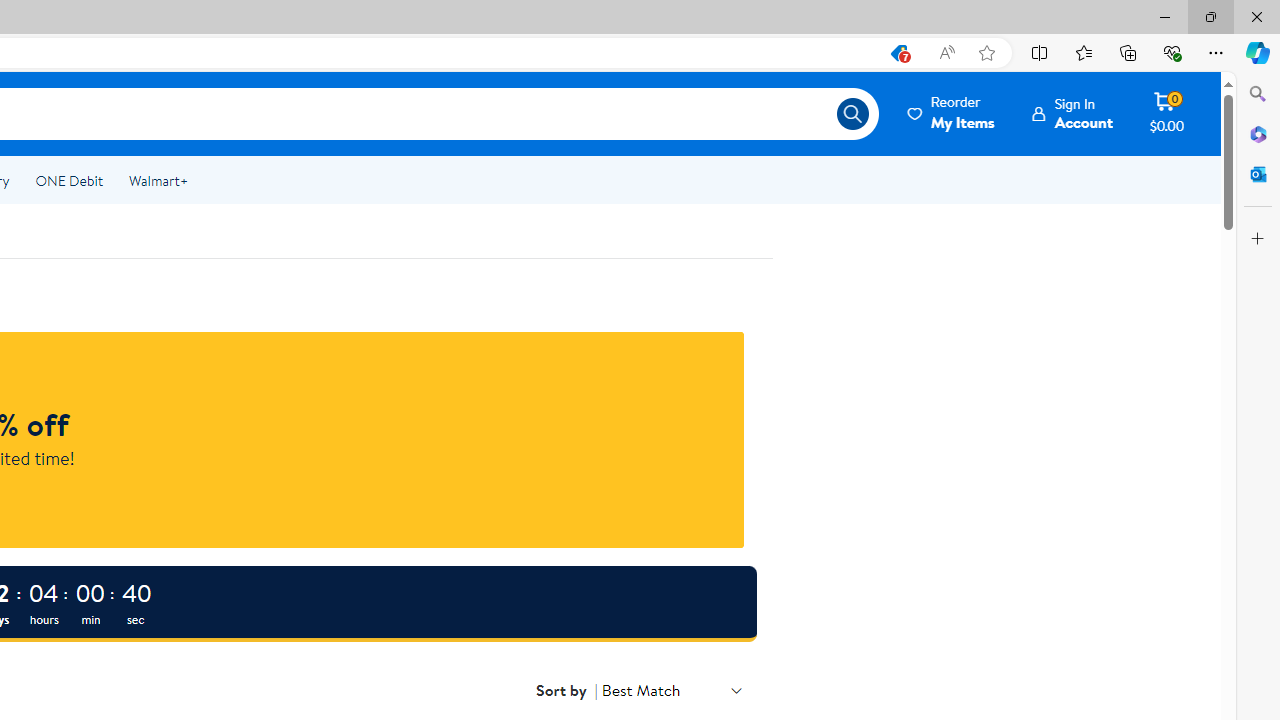 The image size is (1280, 720). I want to click on 'ONE Debit', so click(69, 181).